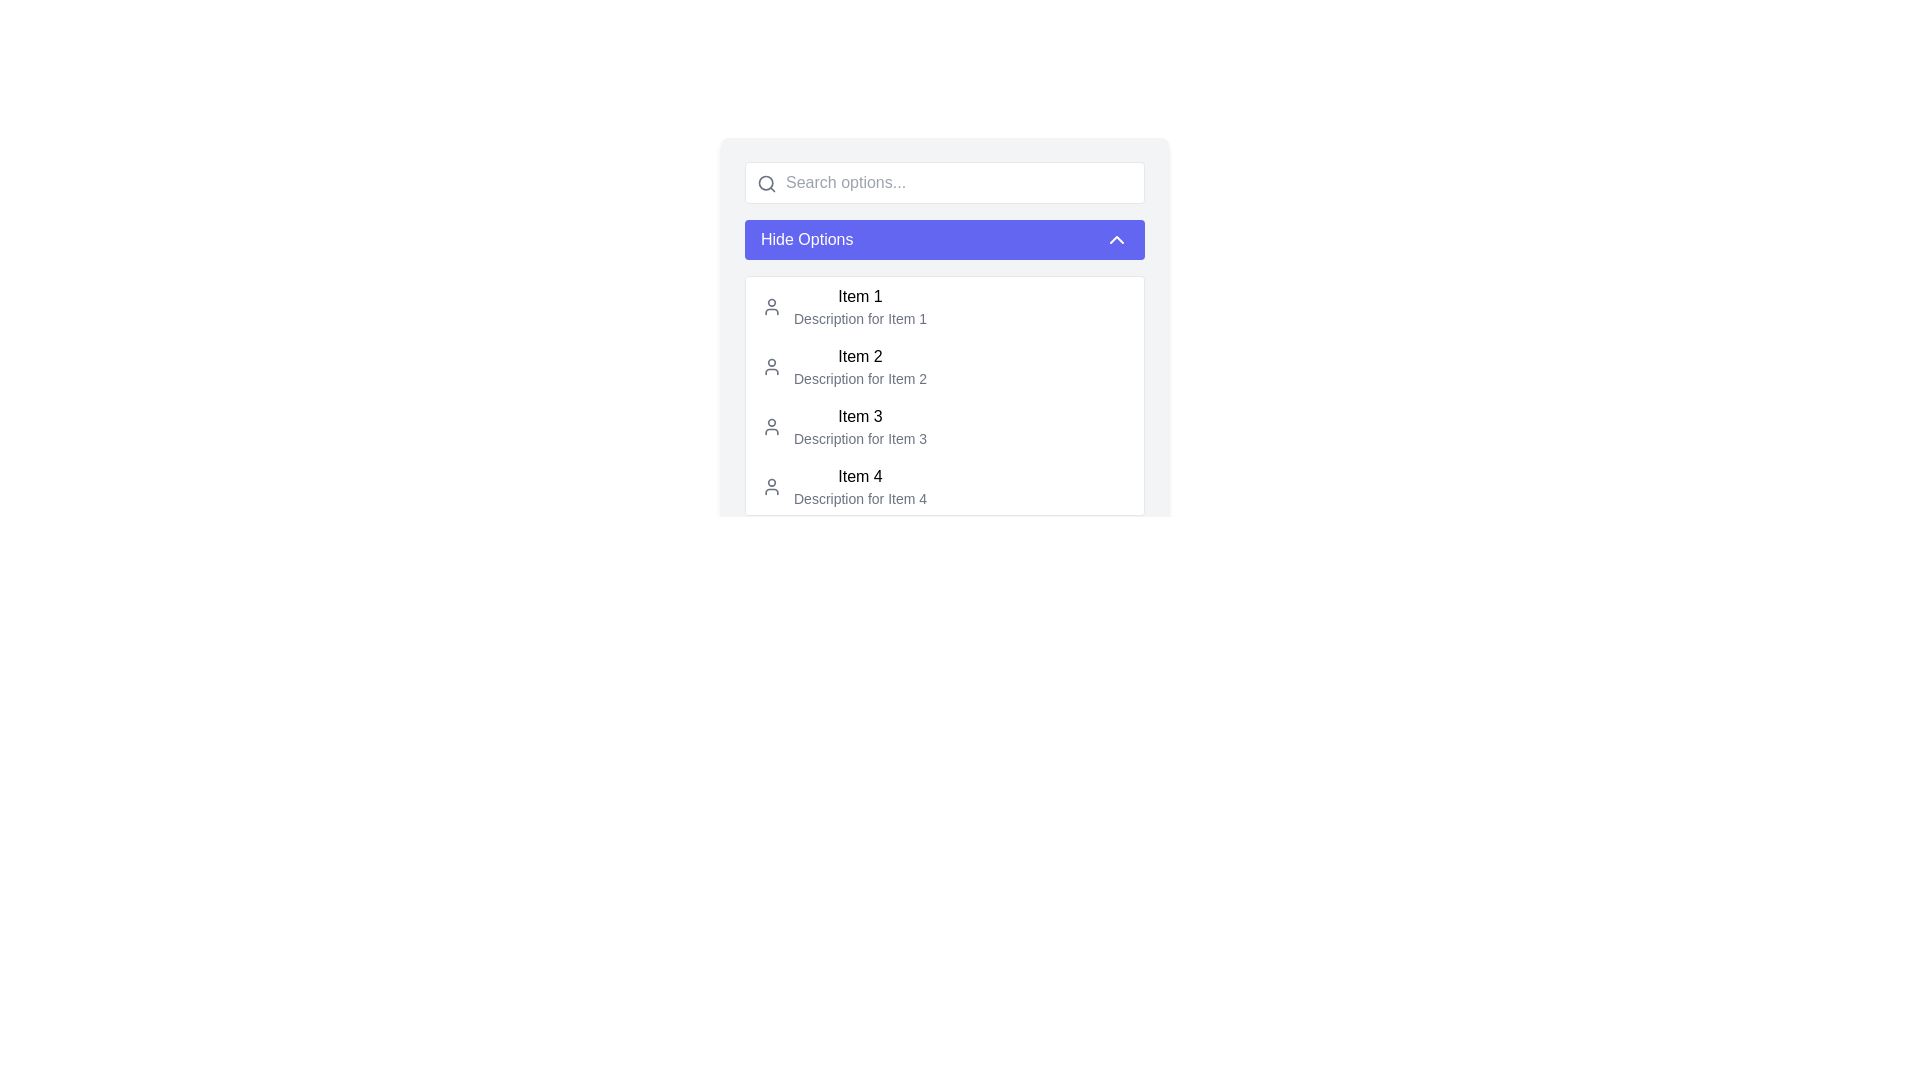  I want to click on the user profile outline icon with a gray circular border located to the left of 'Item 3 Description for Item 3', so click(771, 426).